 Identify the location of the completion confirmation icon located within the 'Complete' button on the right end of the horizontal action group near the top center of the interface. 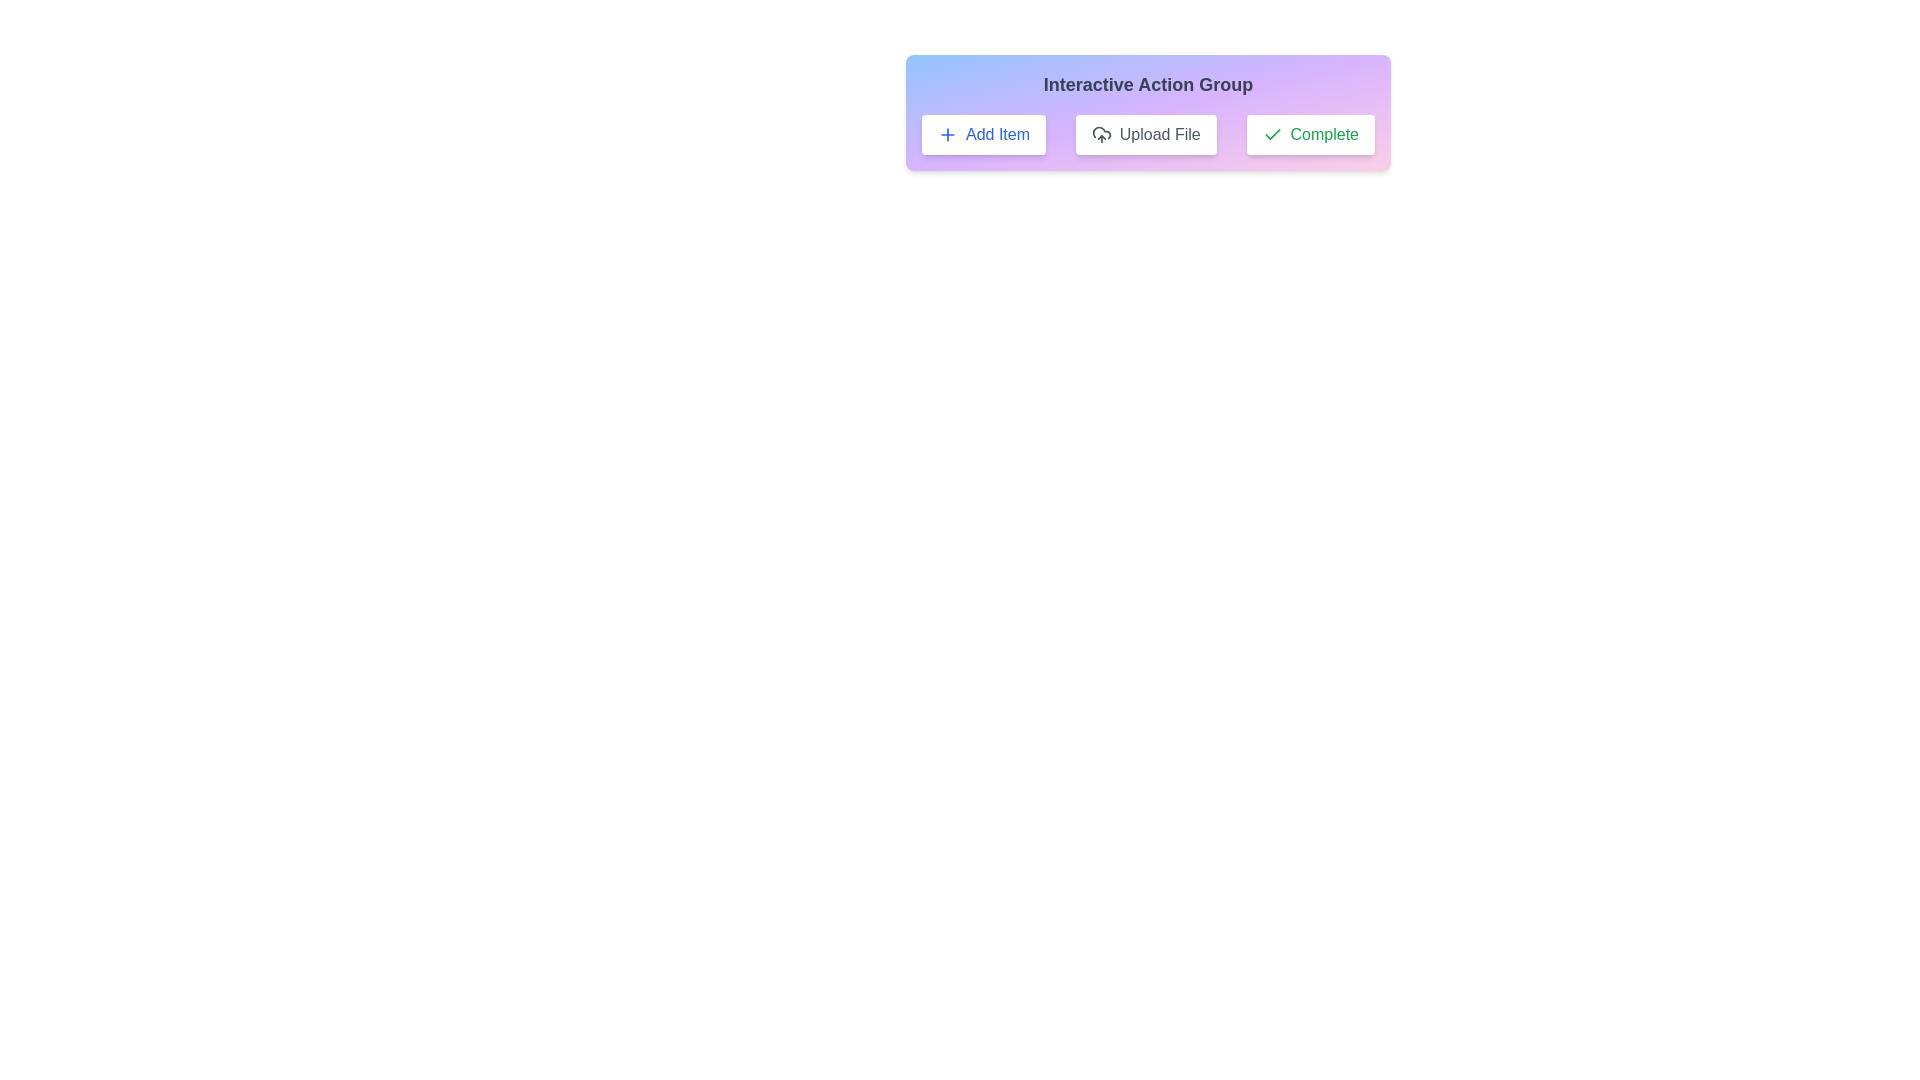
(1271, 134).